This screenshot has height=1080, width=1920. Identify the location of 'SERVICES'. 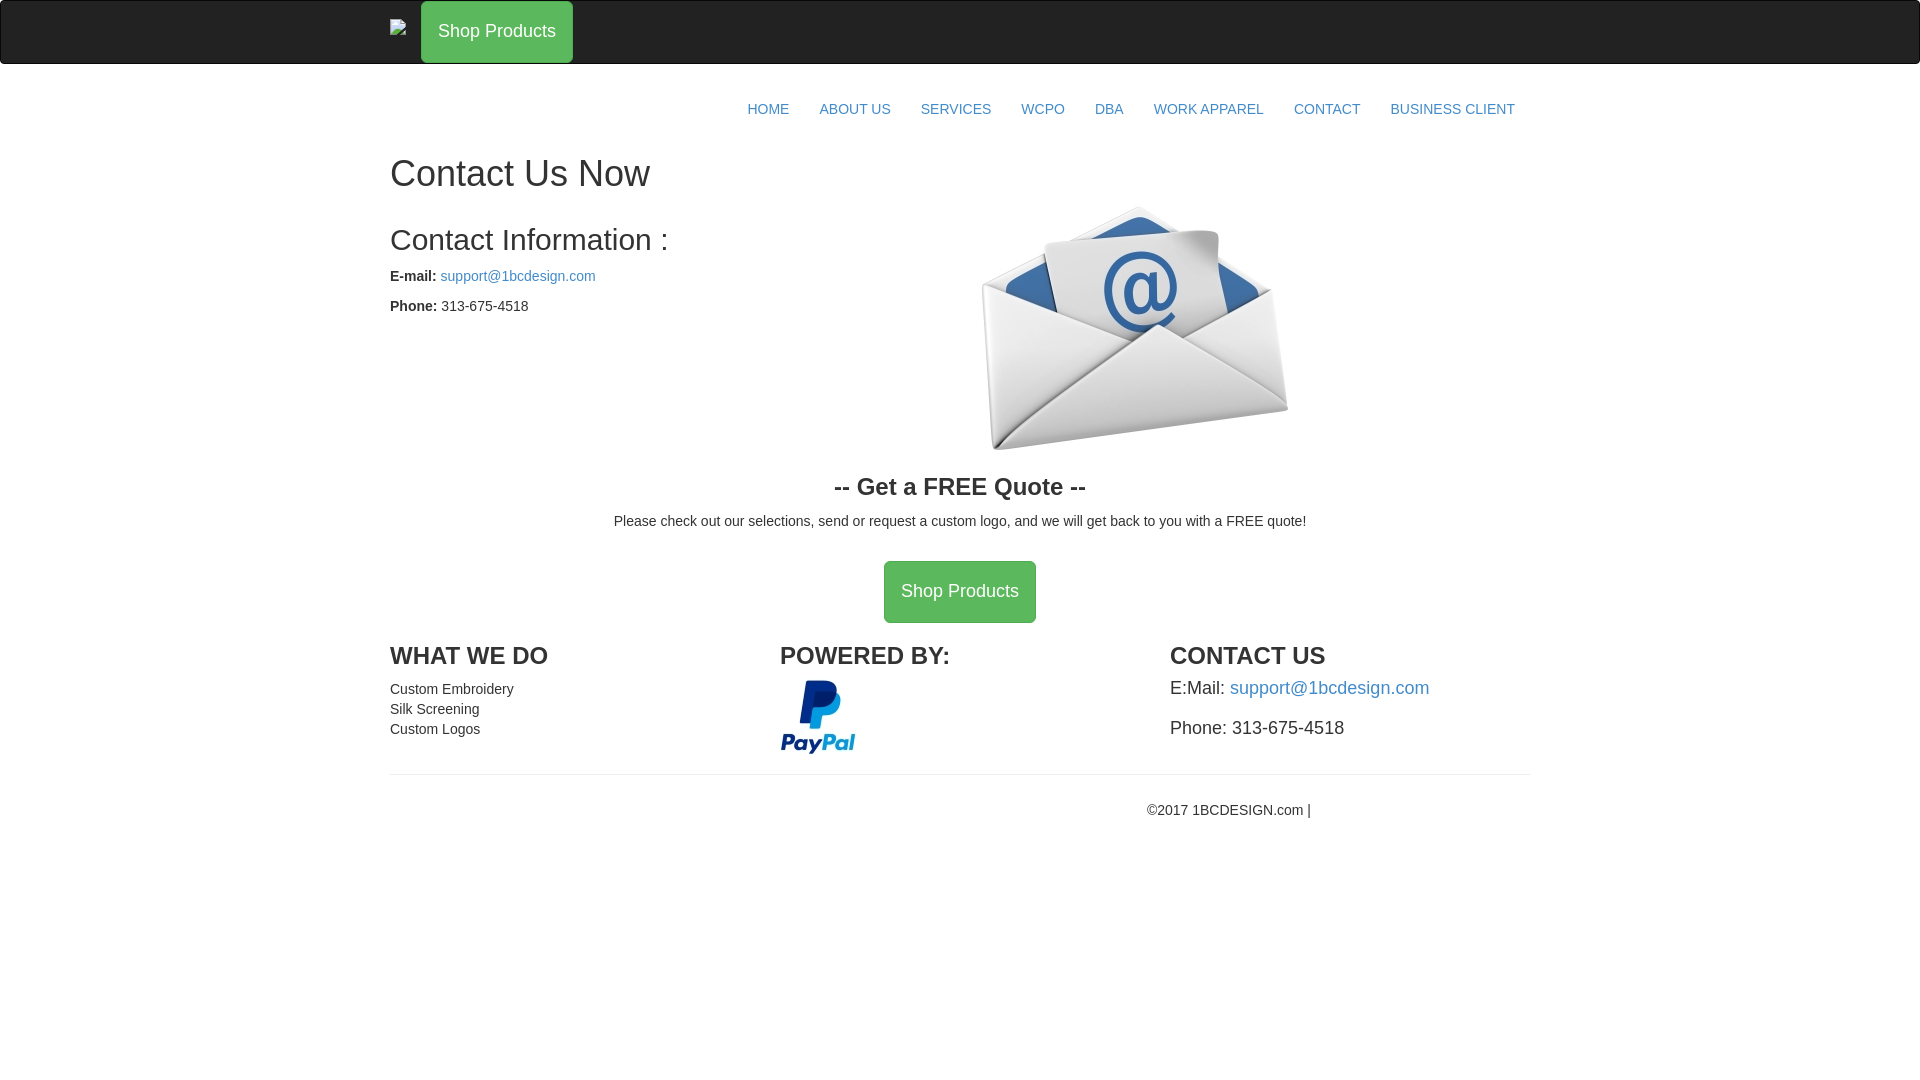
(955, 108).